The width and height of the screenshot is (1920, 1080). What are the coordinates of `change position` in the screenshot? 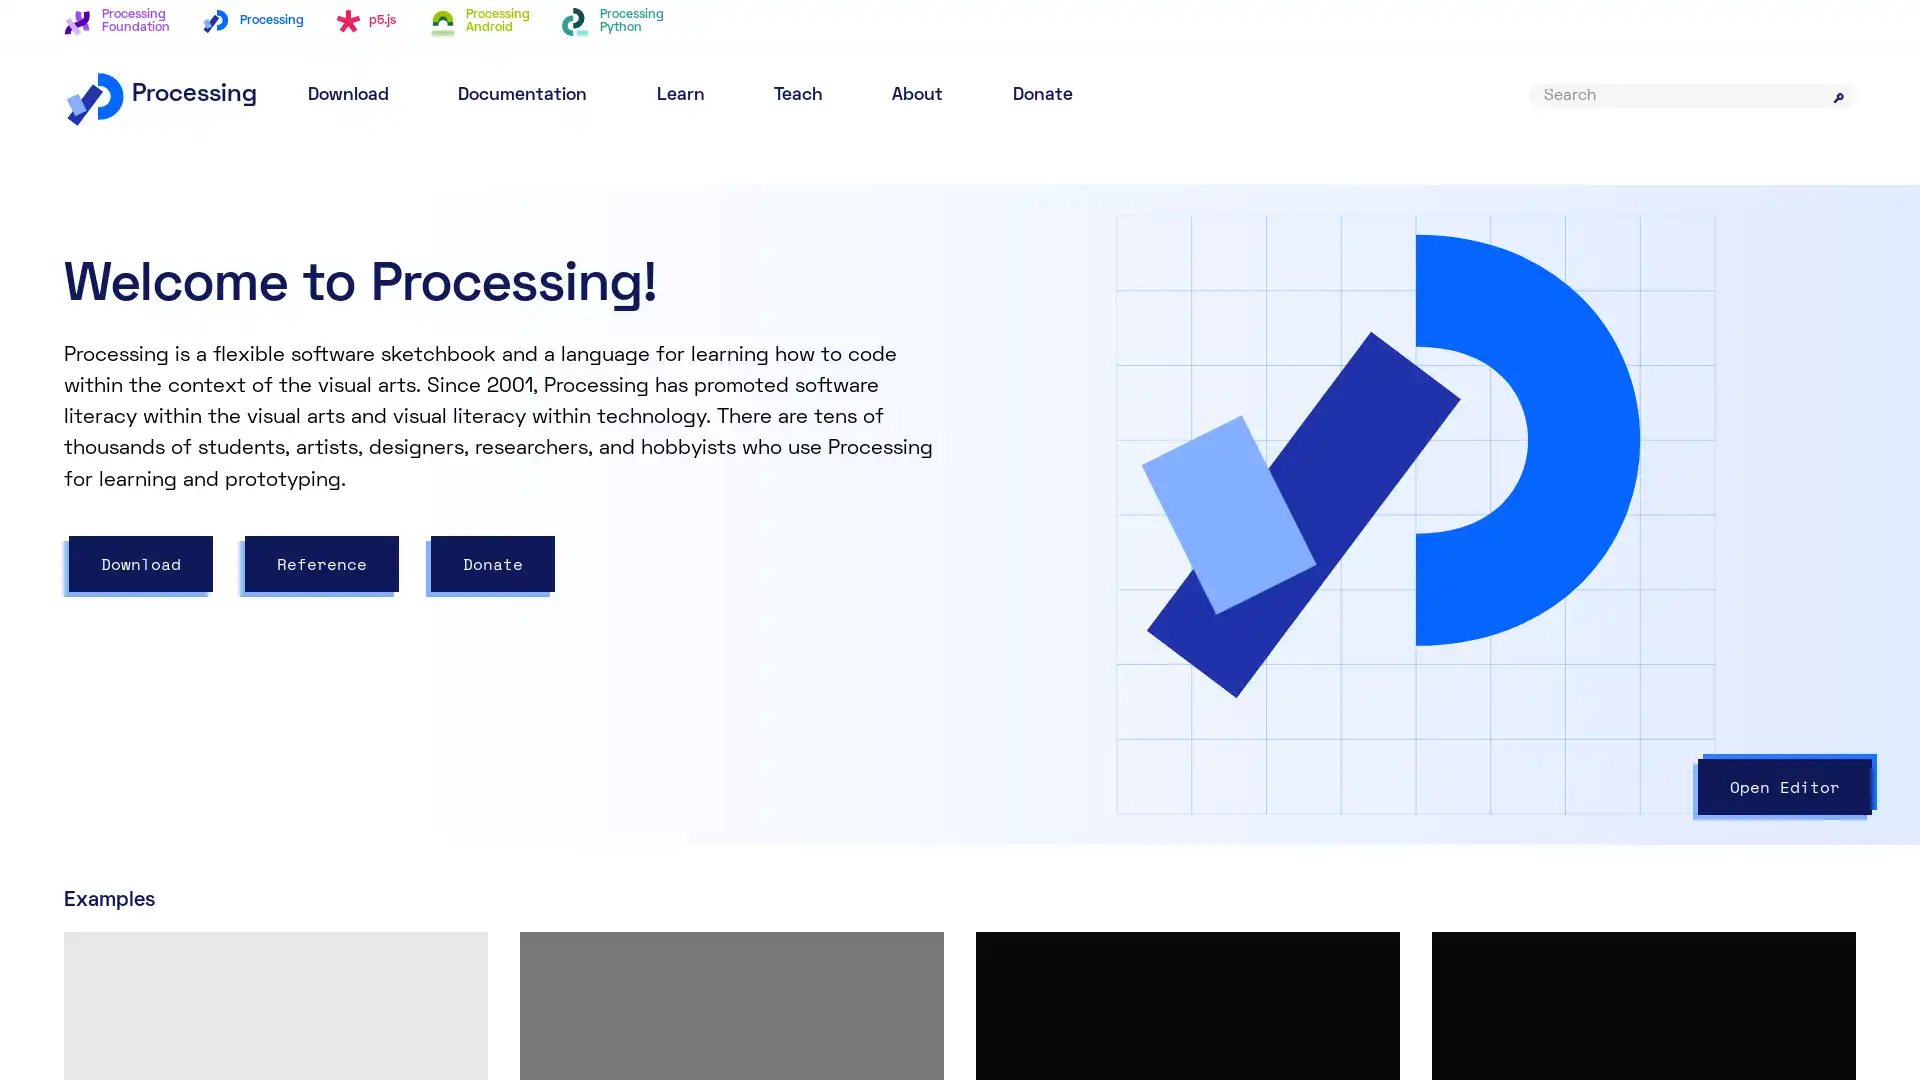 It's located at (1399, 548).